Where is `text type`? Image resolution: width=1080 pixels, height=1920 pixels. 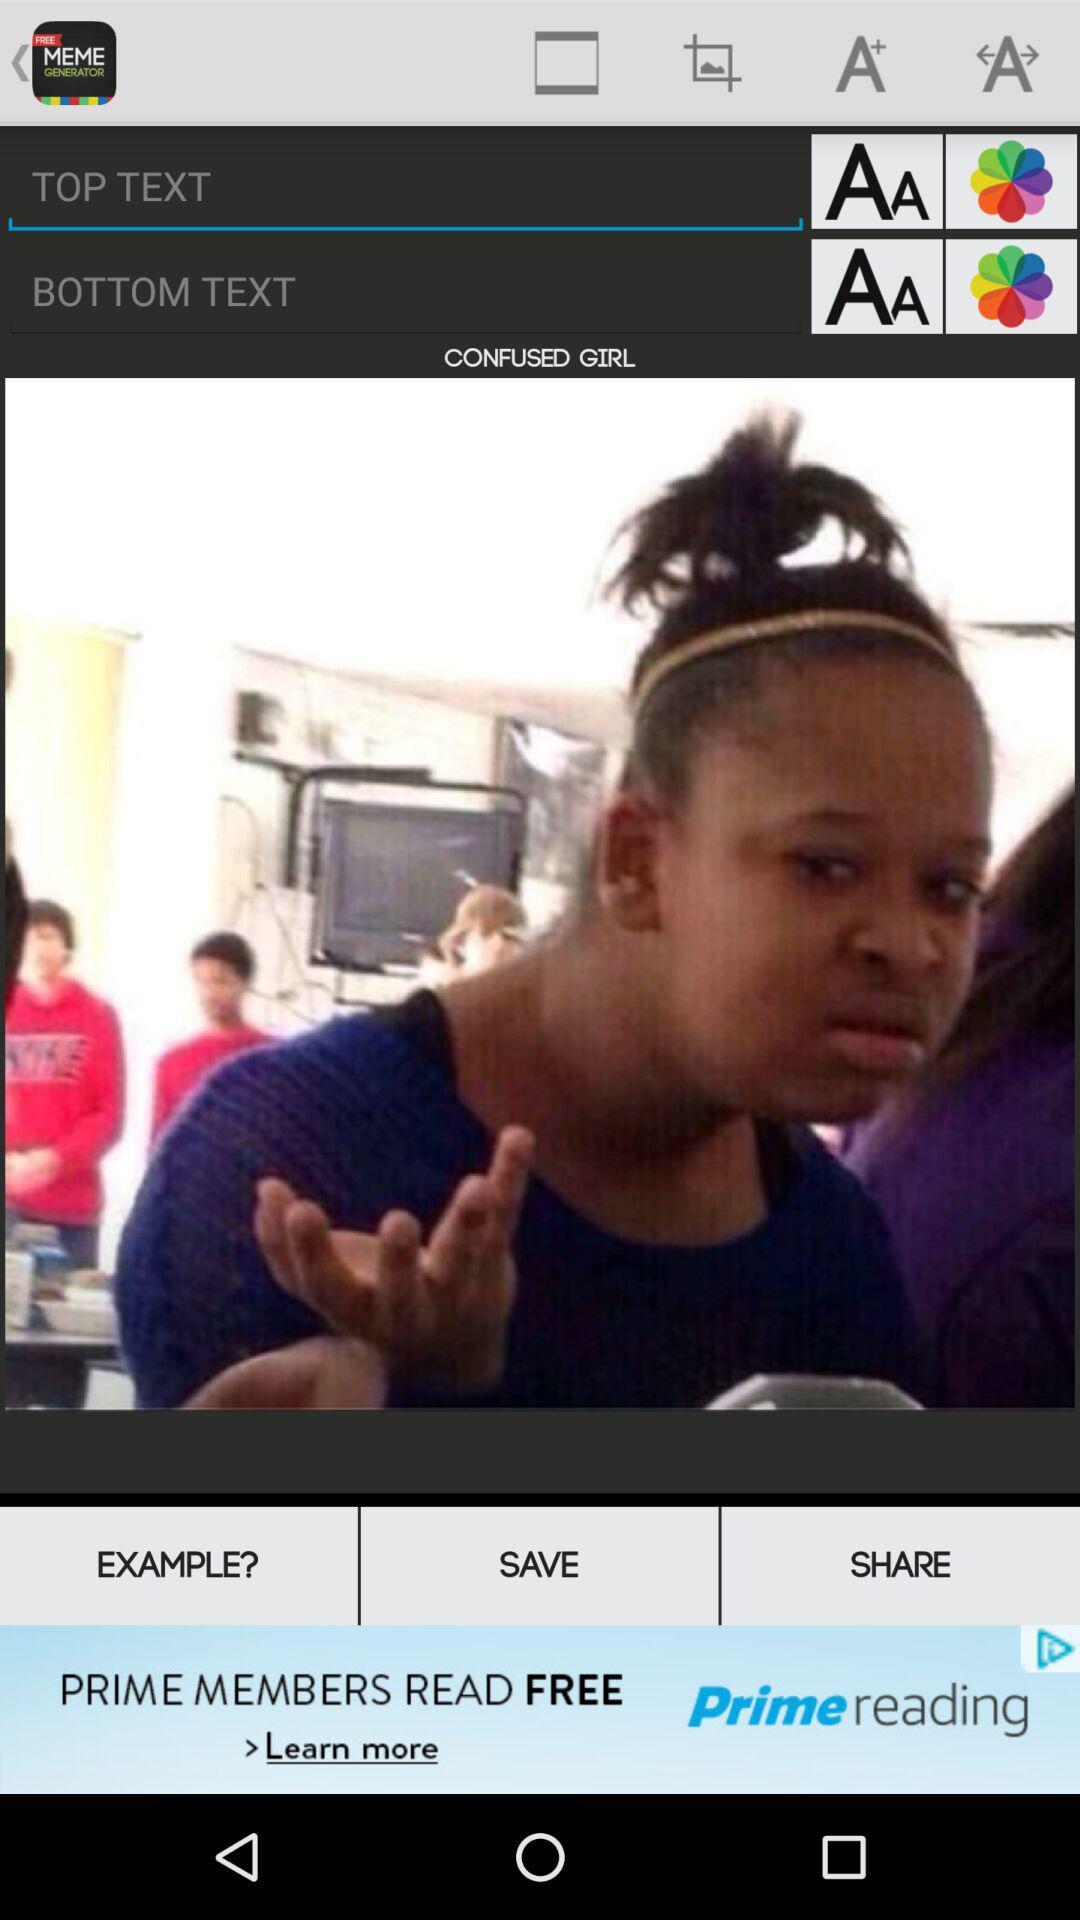
text type is located at coordinates (876, 285).